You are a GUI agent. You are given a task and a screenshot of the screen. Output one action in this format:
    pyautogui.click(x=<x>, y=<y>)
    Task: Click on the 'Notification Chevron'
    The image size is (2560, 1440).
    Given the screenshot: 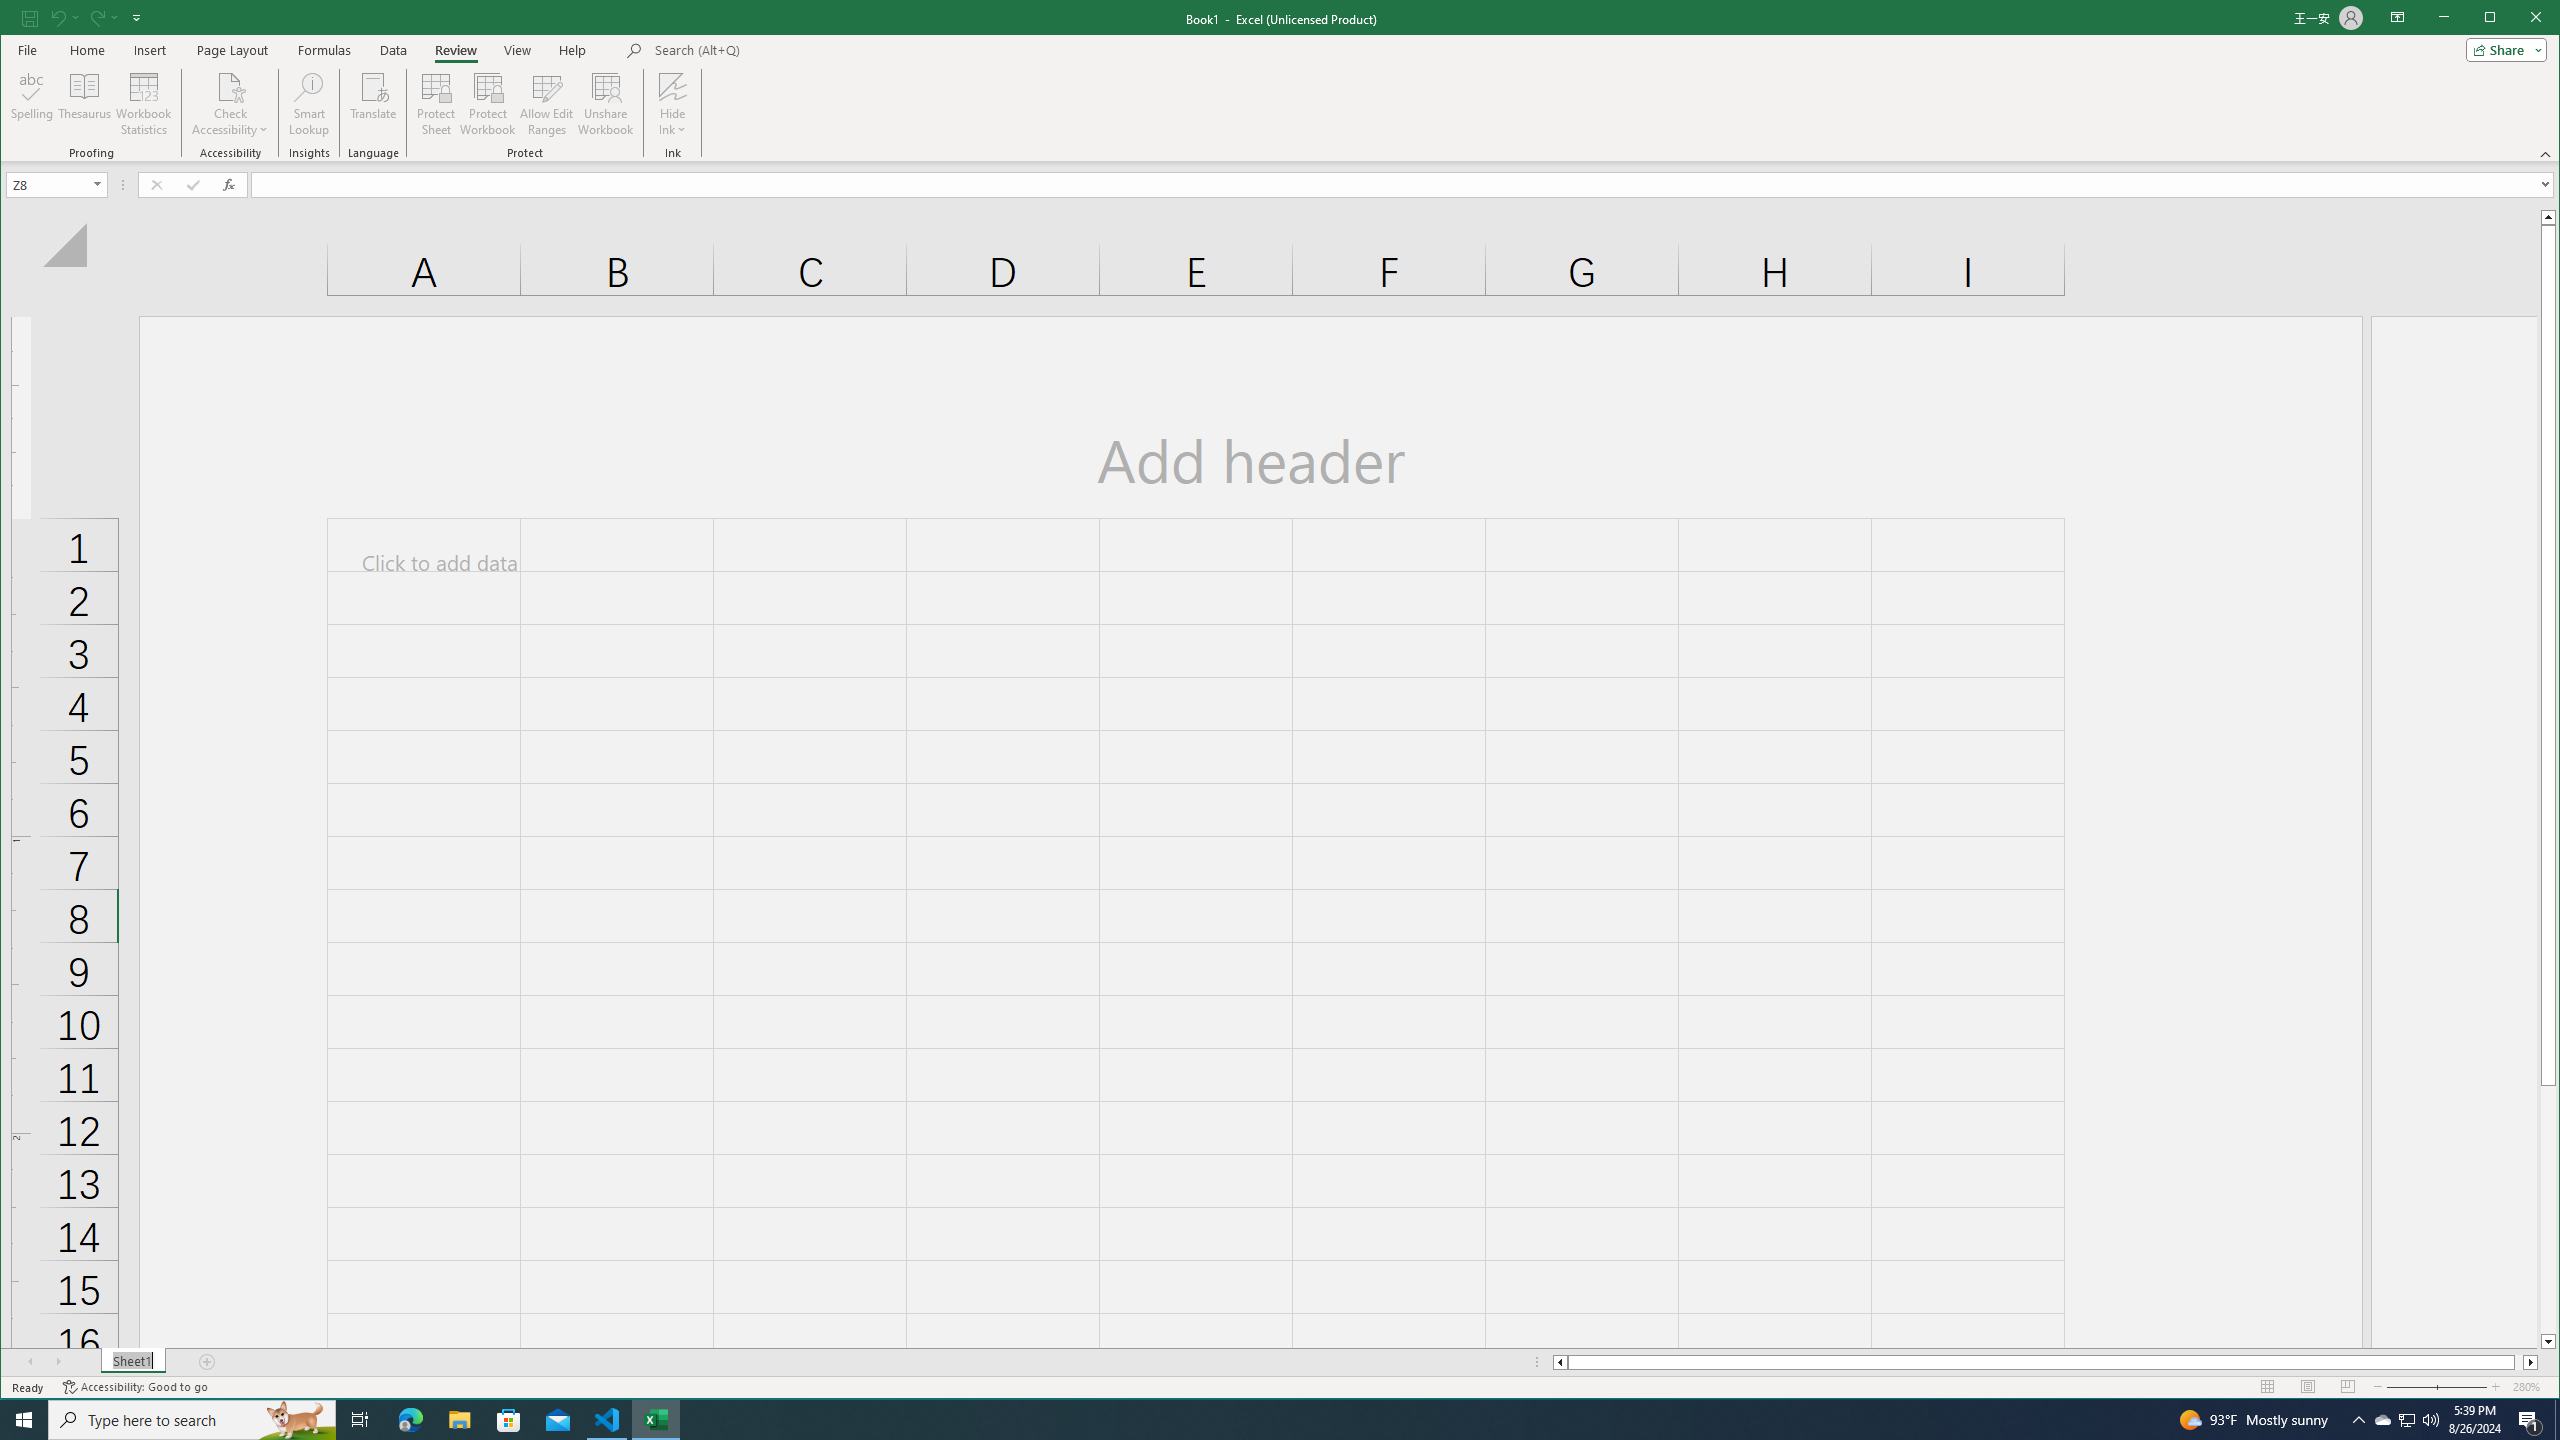 What is the action you would take?
    pyautogui.click(x=2359, y=1418)
    